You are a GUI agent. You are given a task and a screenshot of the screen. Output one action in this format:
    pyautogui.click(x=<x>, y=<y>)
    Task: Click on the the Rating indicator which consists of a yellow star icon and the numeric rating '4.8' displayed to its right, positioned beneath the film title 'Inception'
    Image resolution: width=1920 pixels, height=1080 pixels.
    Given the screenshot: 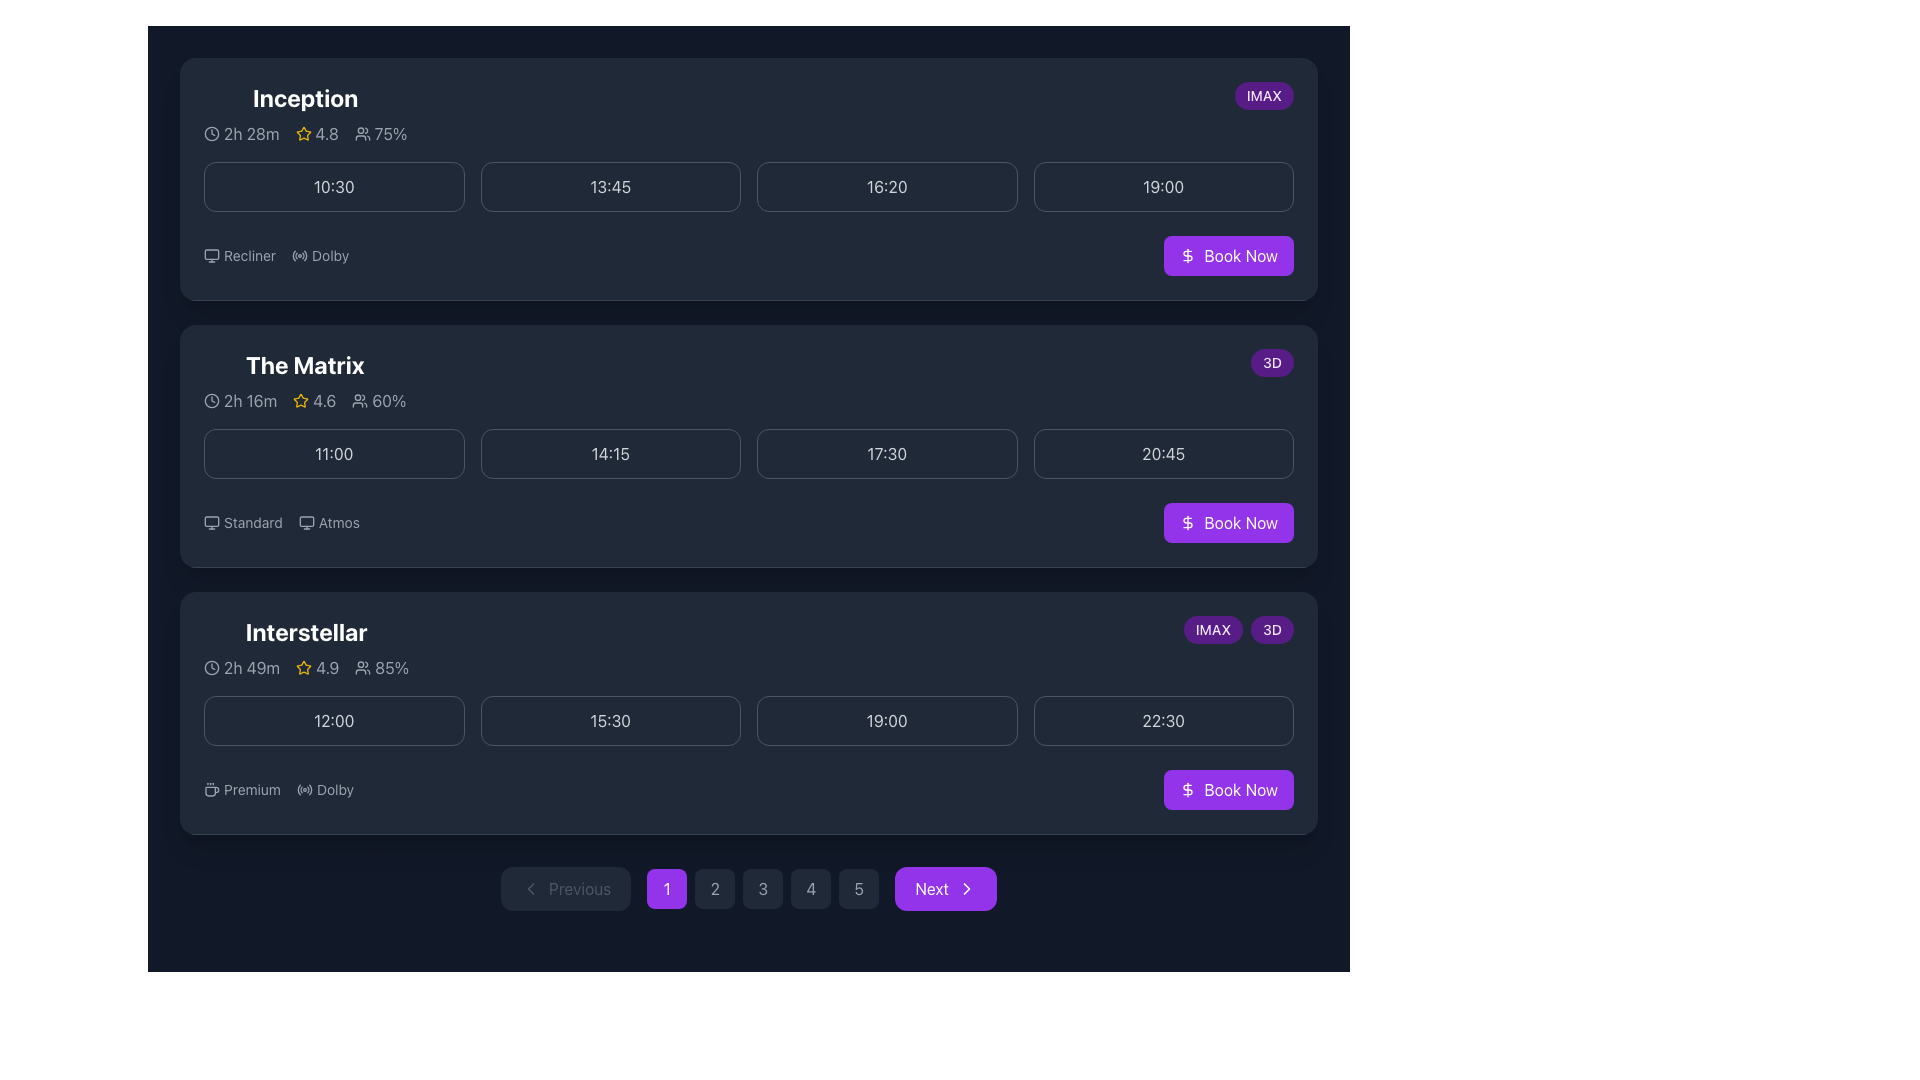 What is the action you would take?
    pyautogui.click(x=304, y=134)
    